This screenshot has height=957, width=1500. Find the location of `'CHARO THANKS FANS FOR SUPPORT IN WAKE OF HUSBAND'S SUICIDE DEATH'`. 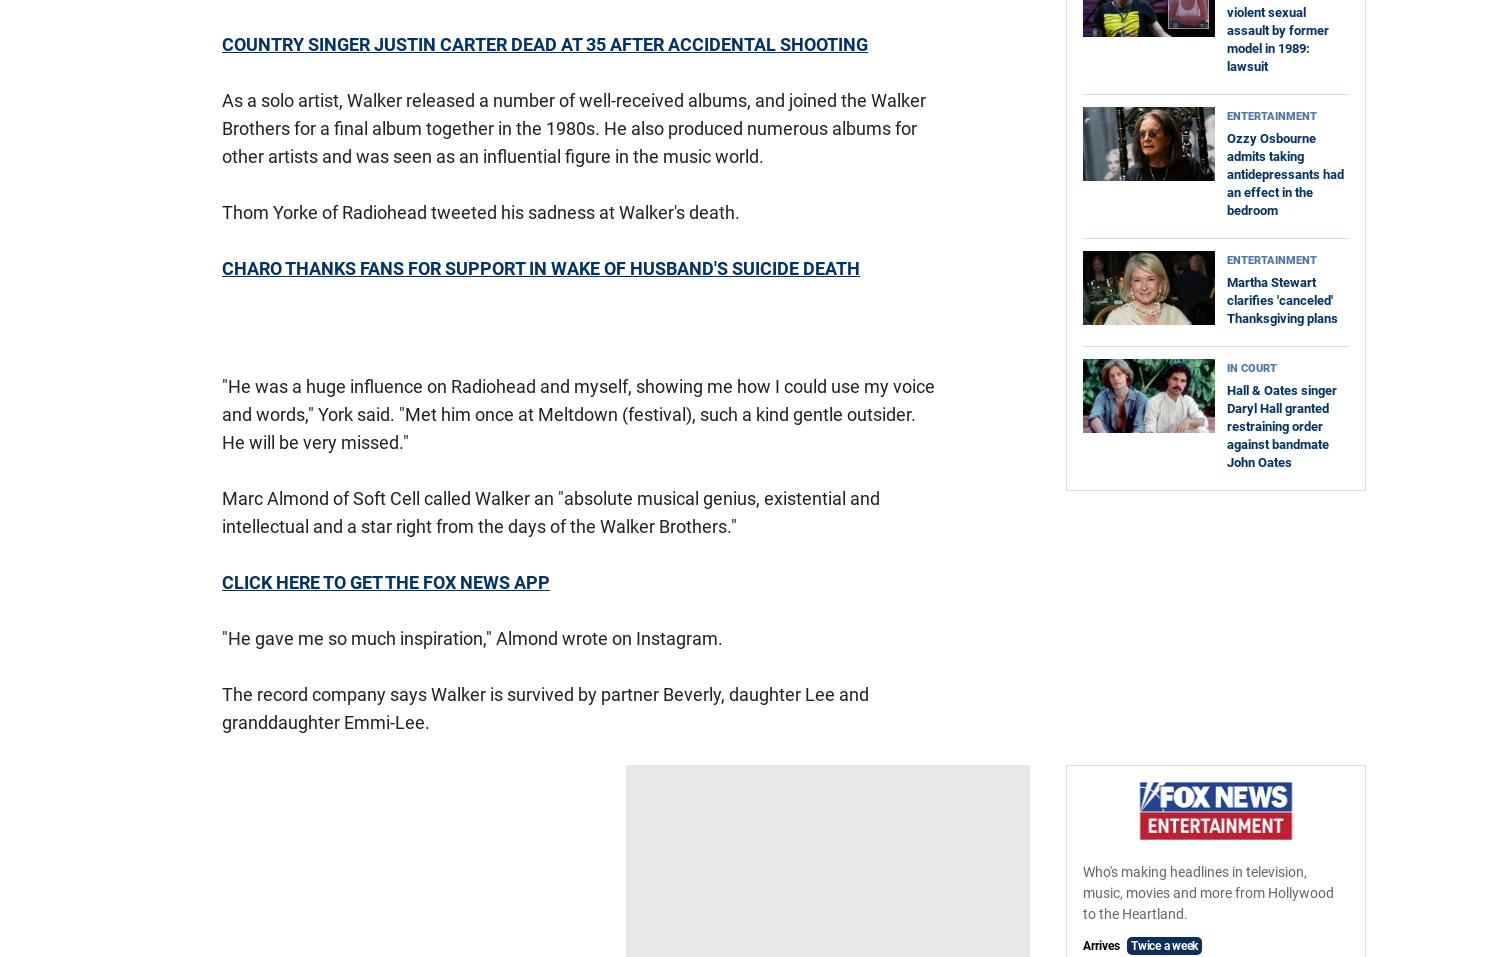

'CHARO THANKS FANS FOR SUPPORT IN WAKE OF HUSBAND'S SUICIDE DEATH' is located at coordinates (541, 267).